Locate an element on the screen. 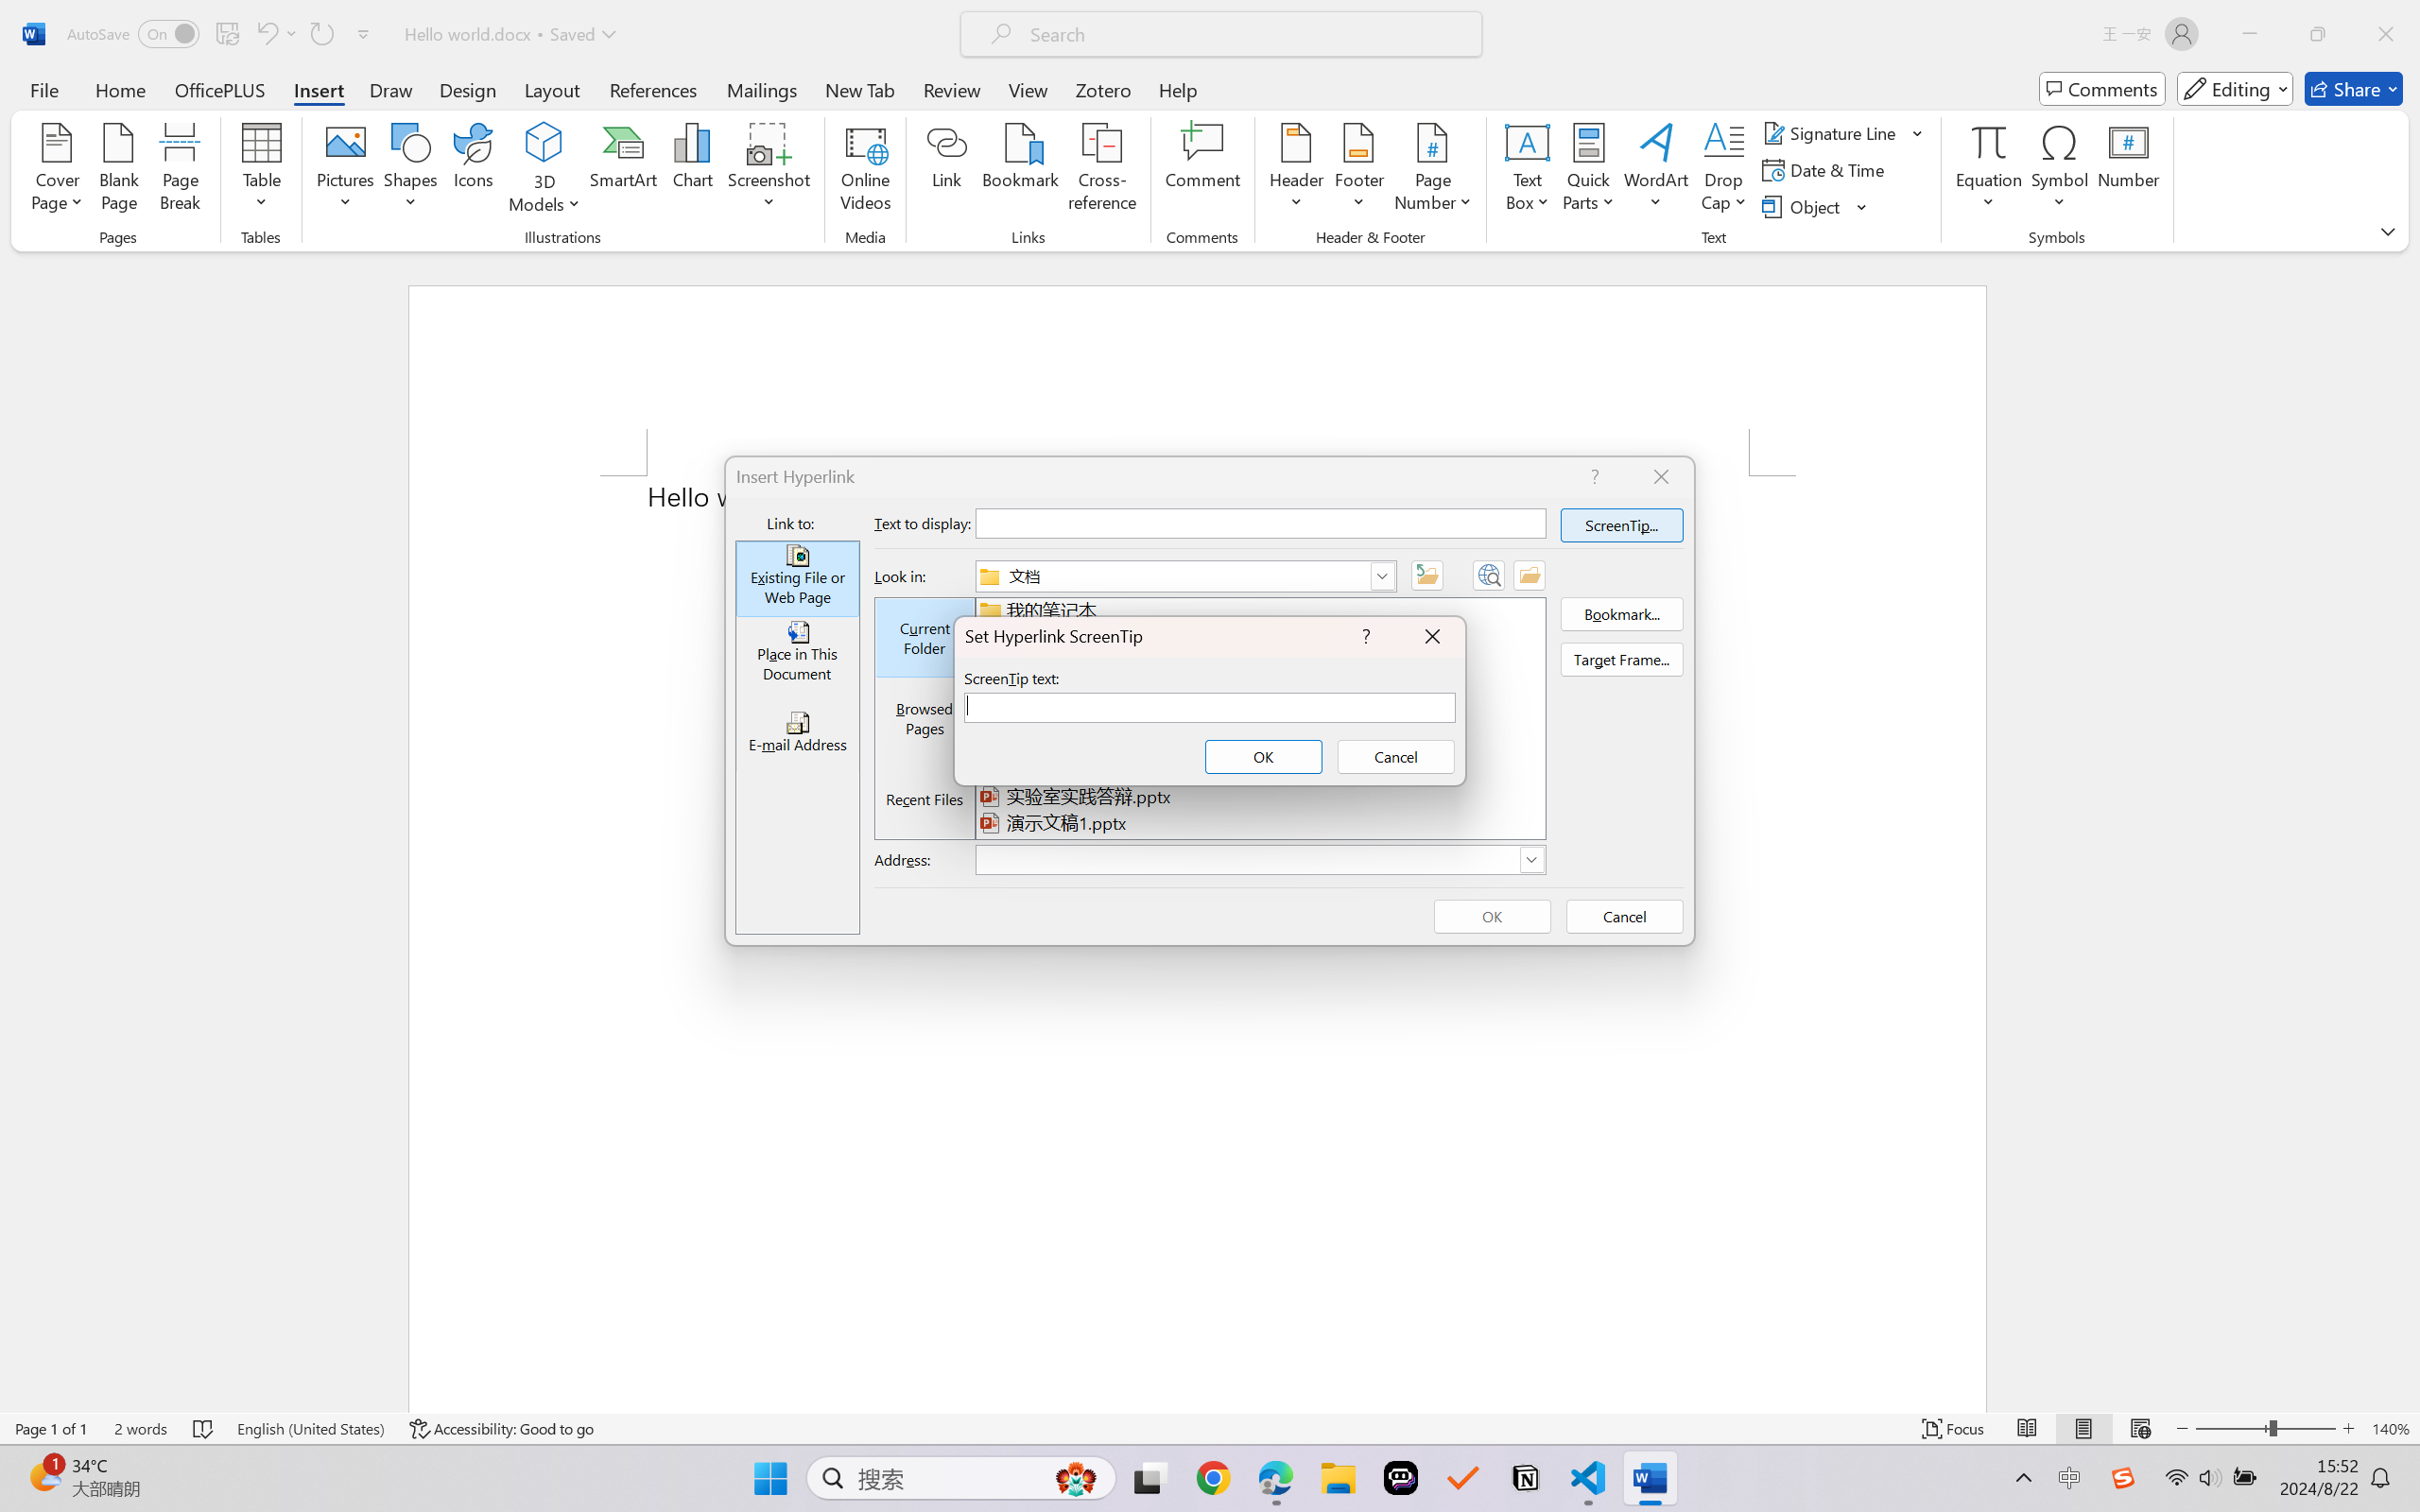  'Can' is located at coordinates (320, 33).